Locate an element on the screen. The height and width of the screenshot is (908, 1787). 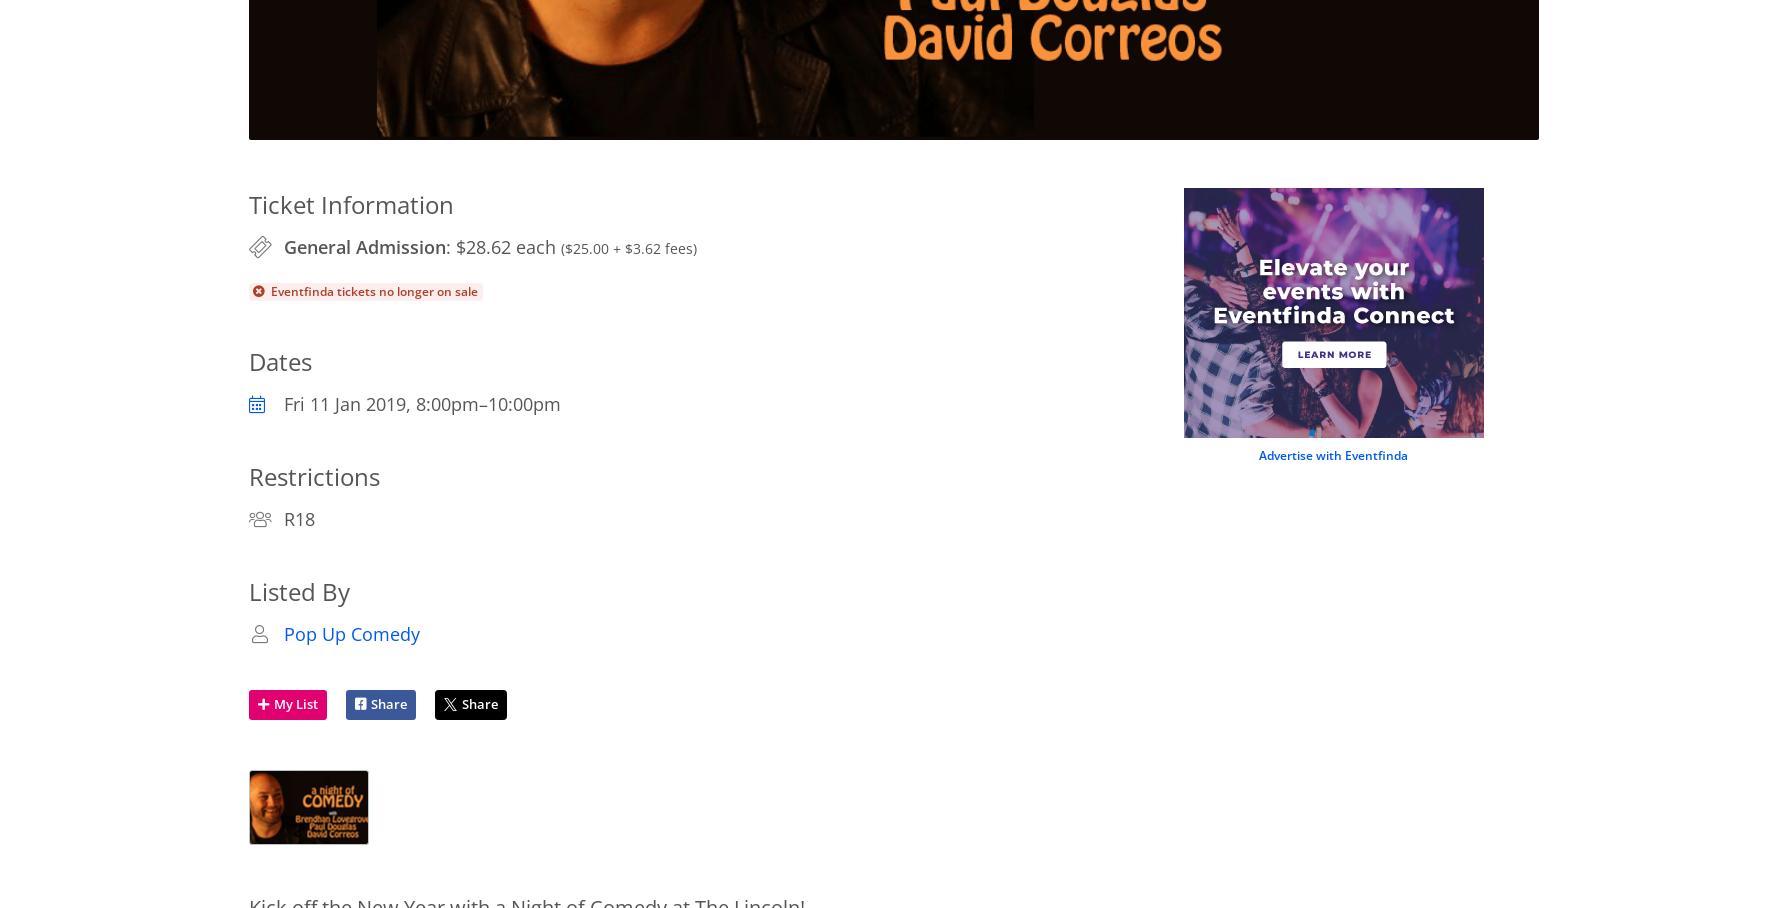
':' is located at coordinates (449, 245).